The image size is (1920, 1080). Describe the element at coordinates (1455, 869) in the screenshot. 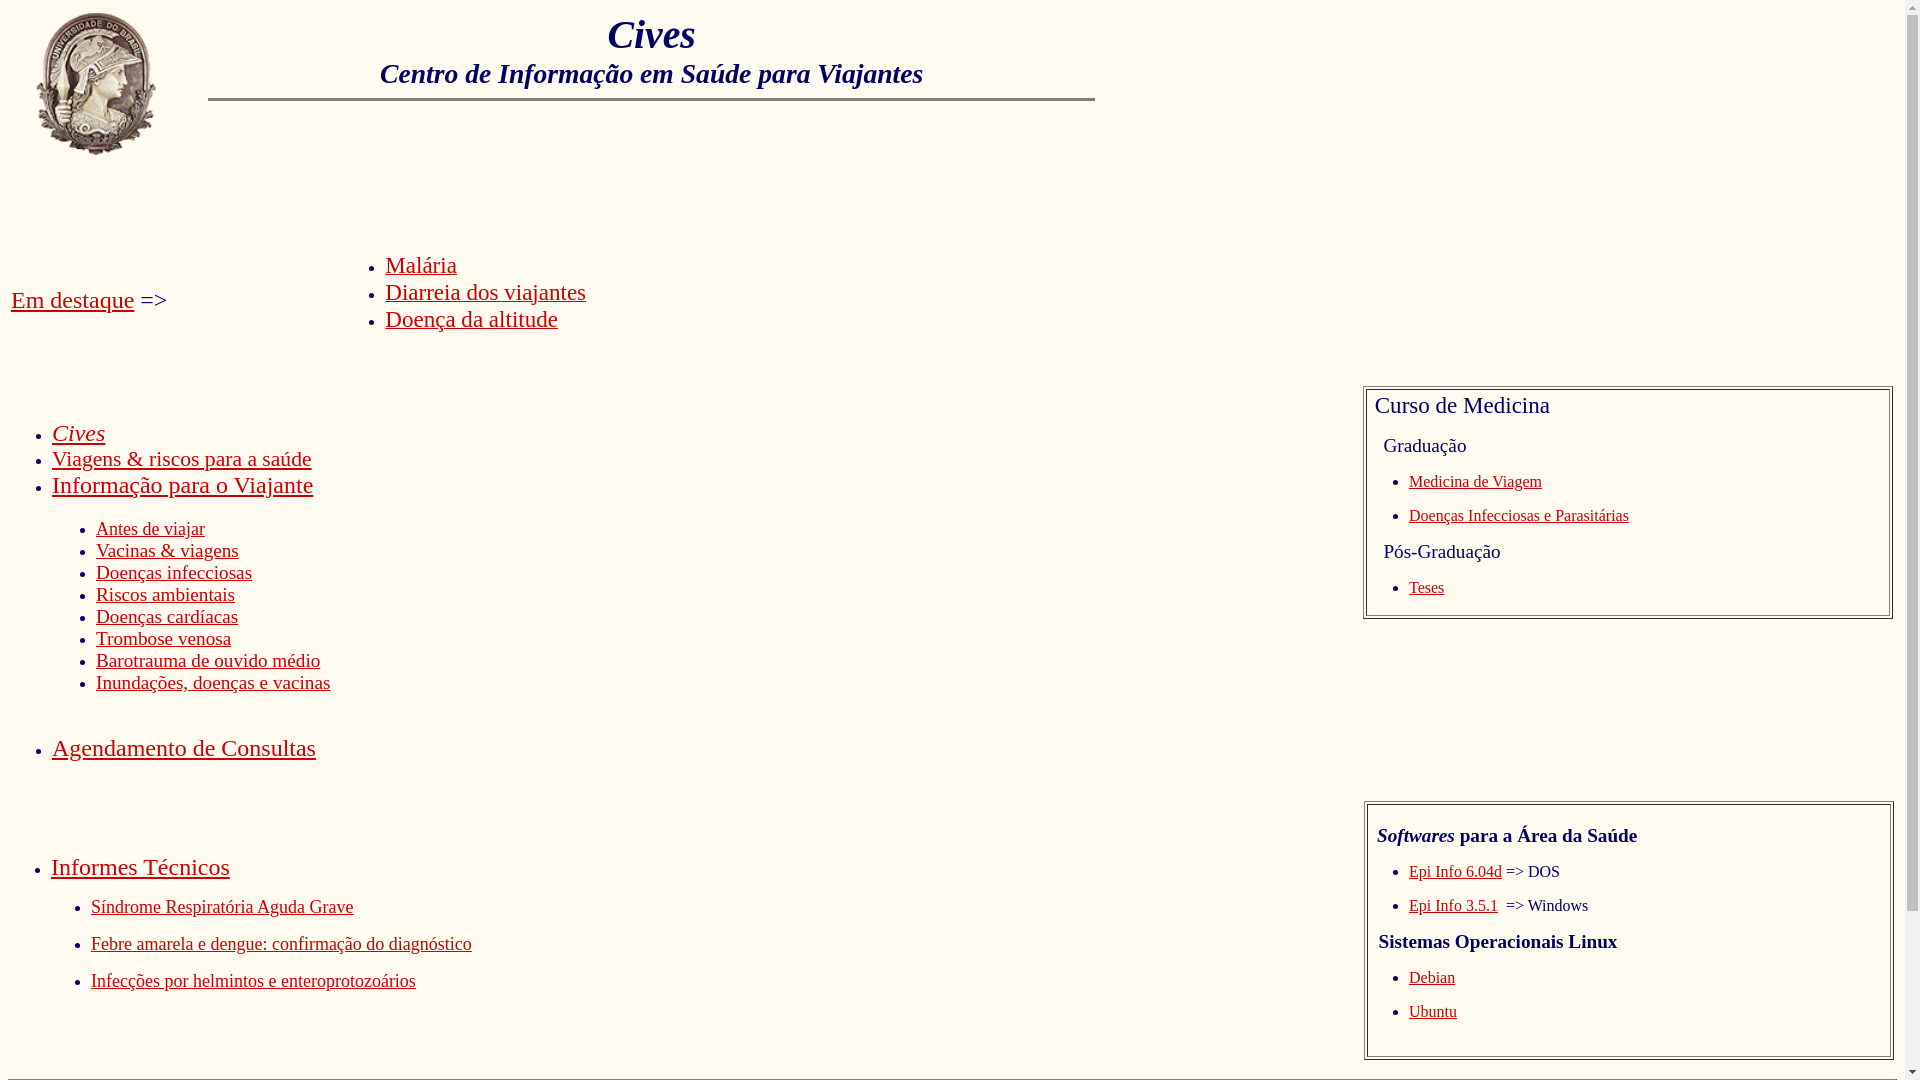

I see `'Epi Info 6.04d'` at that location.